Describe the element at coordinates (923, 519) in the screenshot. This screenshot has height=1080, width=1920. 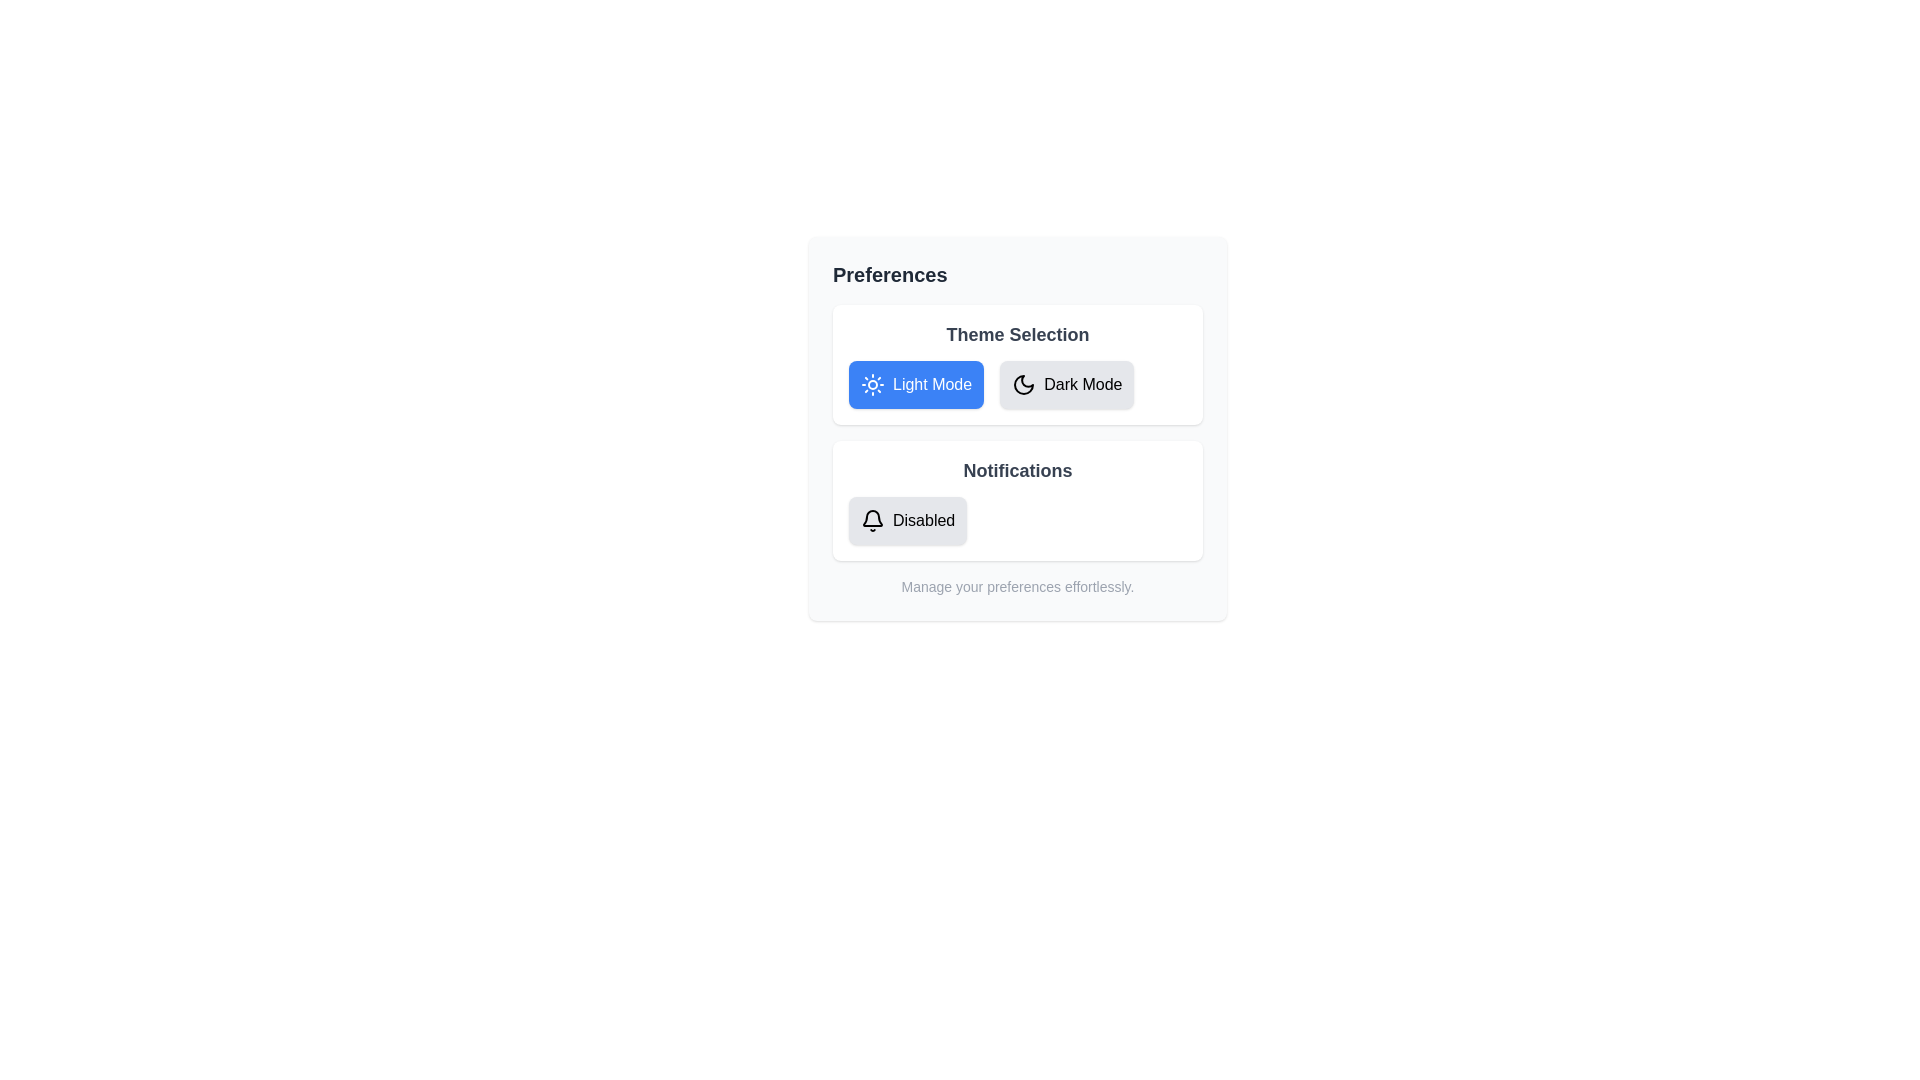
I see `the static text label indicating 'Disabled' located in the Notifications section of the Preferences interface, positioned to the right of the bell icon` at that location.